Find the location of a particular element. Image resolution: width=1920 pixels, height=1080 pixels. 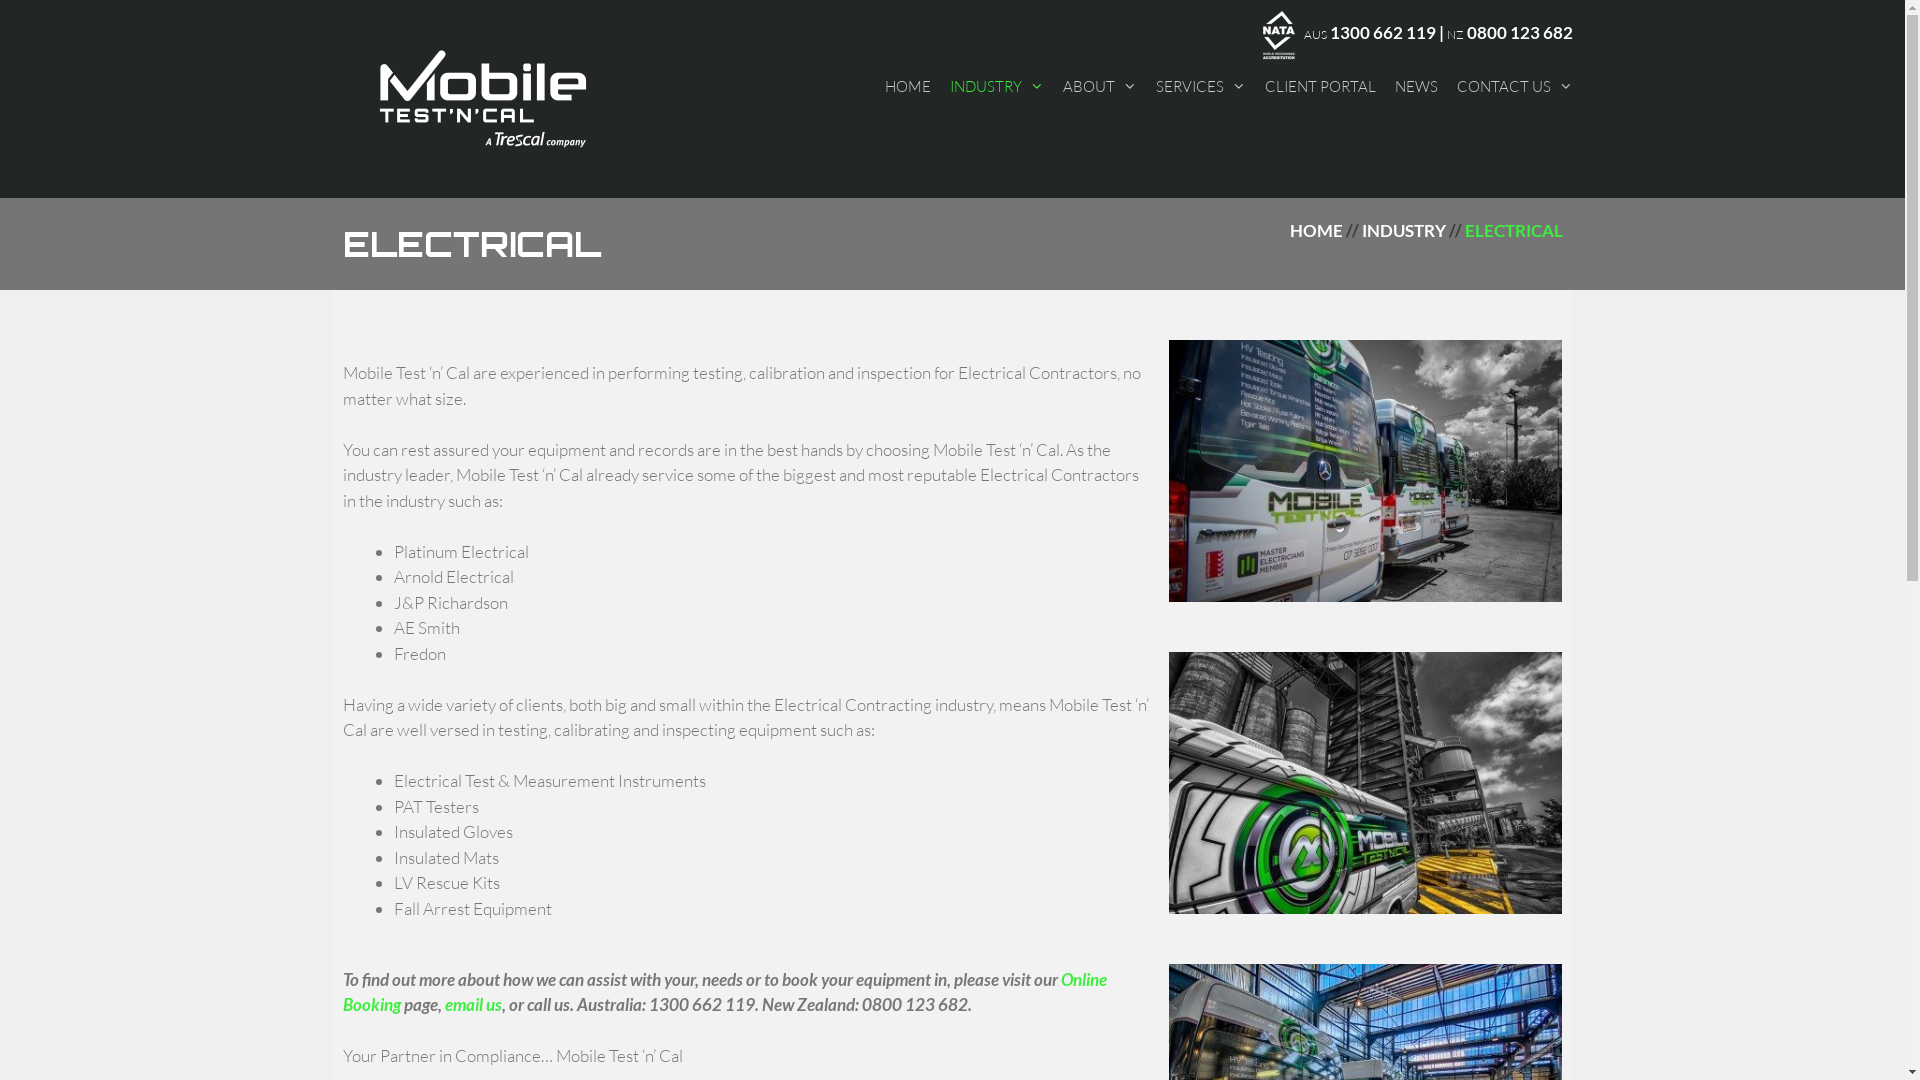

'INDUSTRY' is located at coordinates (1402, 229).